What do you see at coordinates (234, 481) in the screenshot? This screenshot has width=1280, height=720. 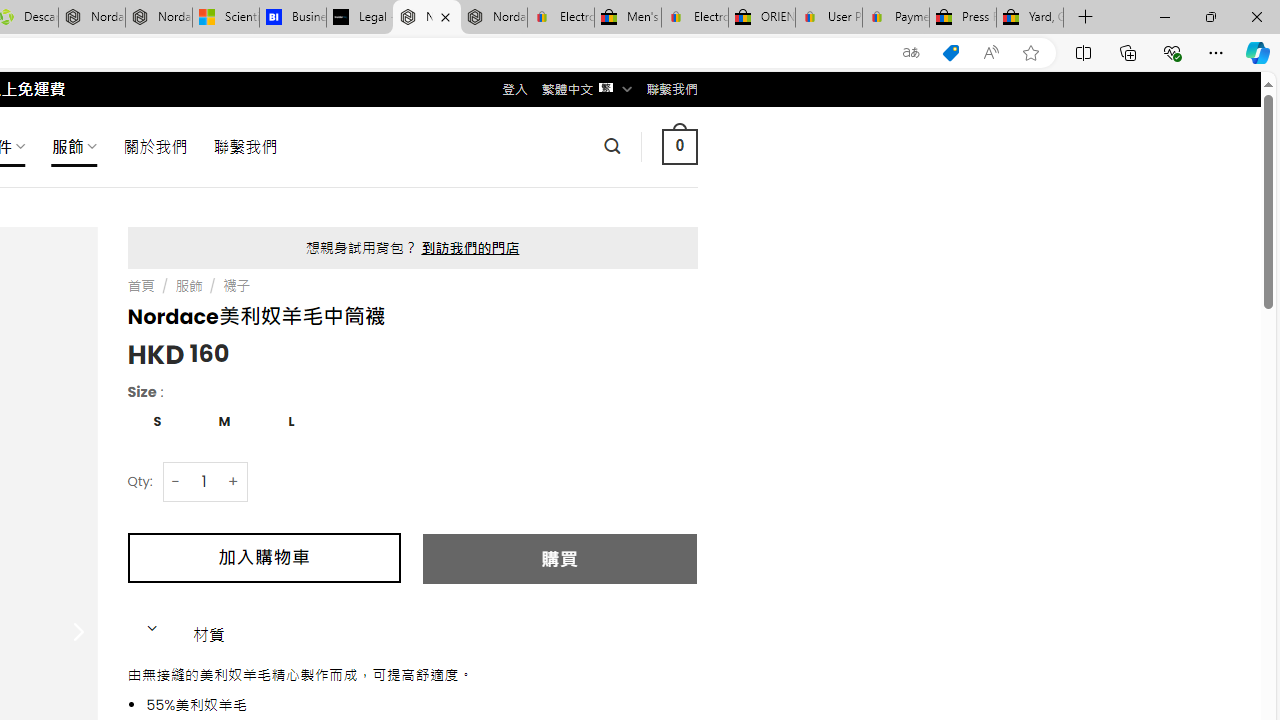 I see `'+'` at bounding box center [234, 481].